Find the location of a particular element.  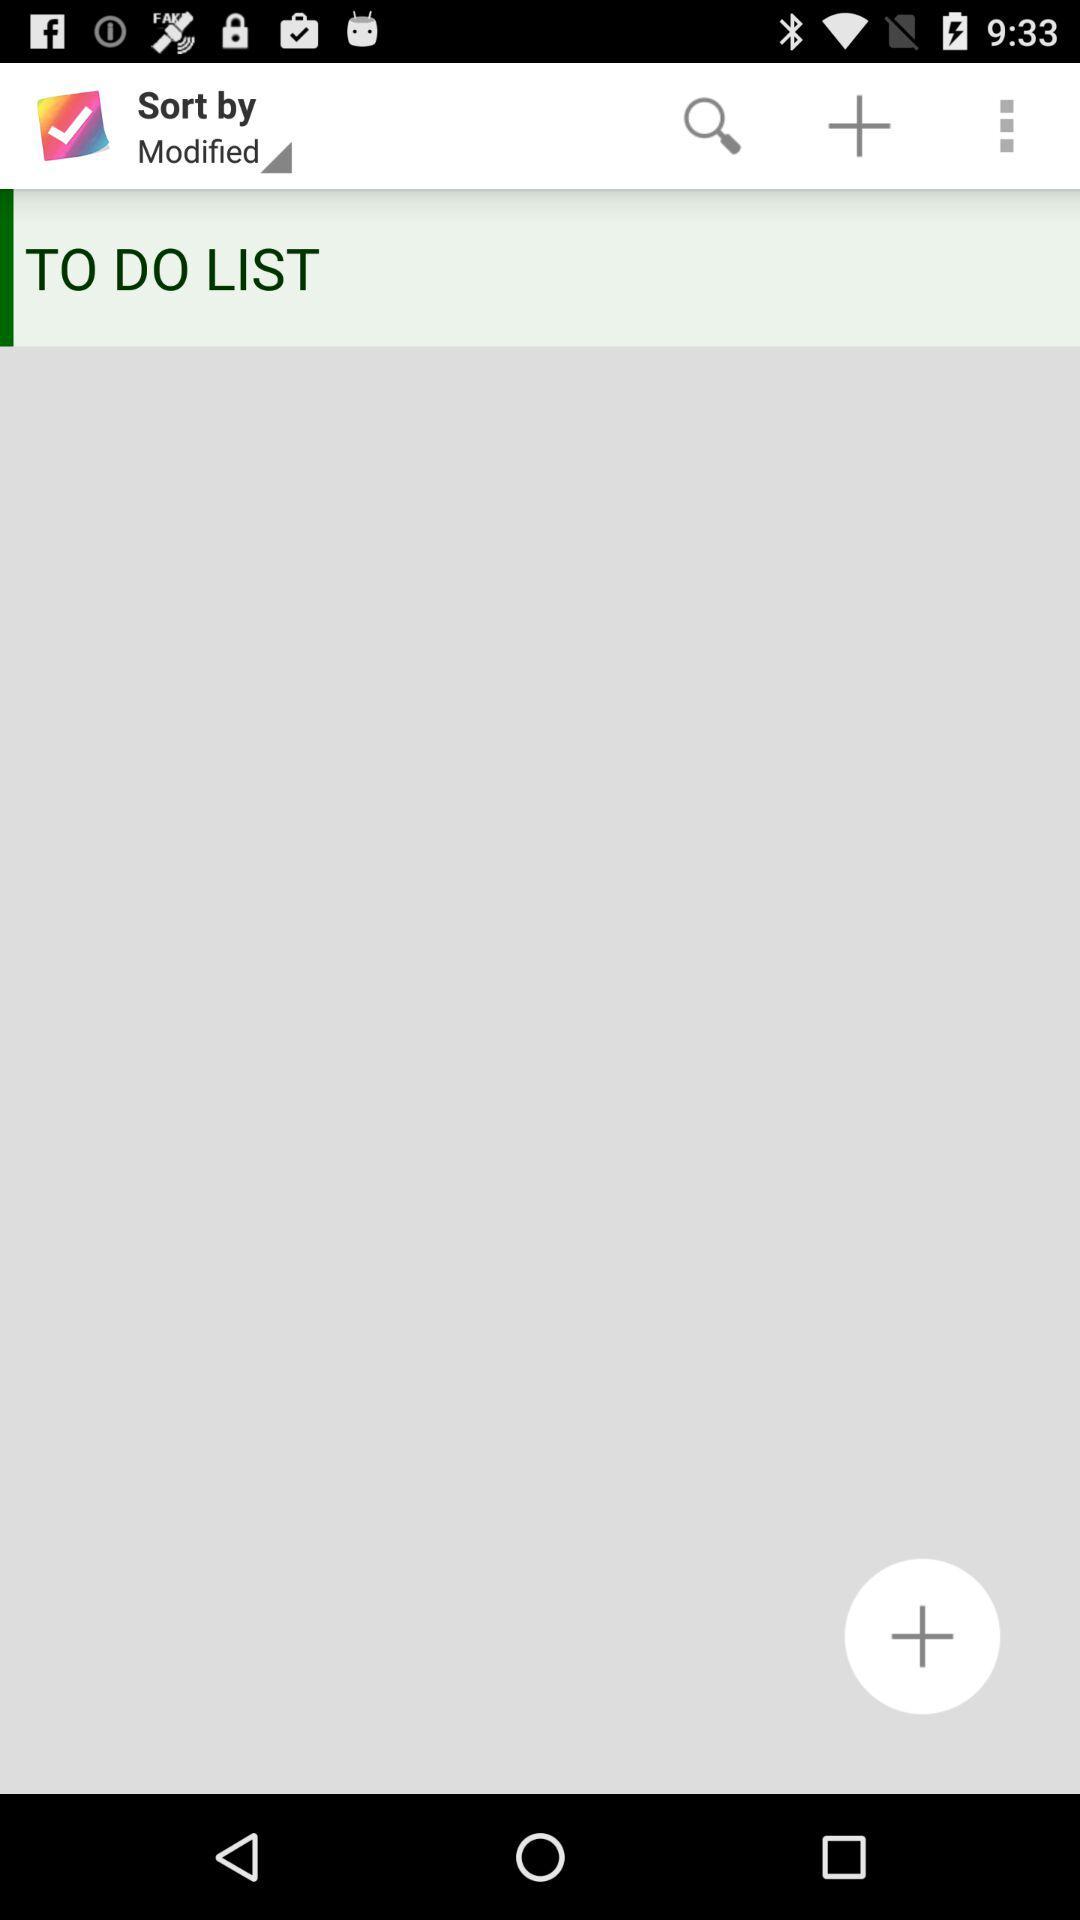

content is located at coordinates (922, 1636).